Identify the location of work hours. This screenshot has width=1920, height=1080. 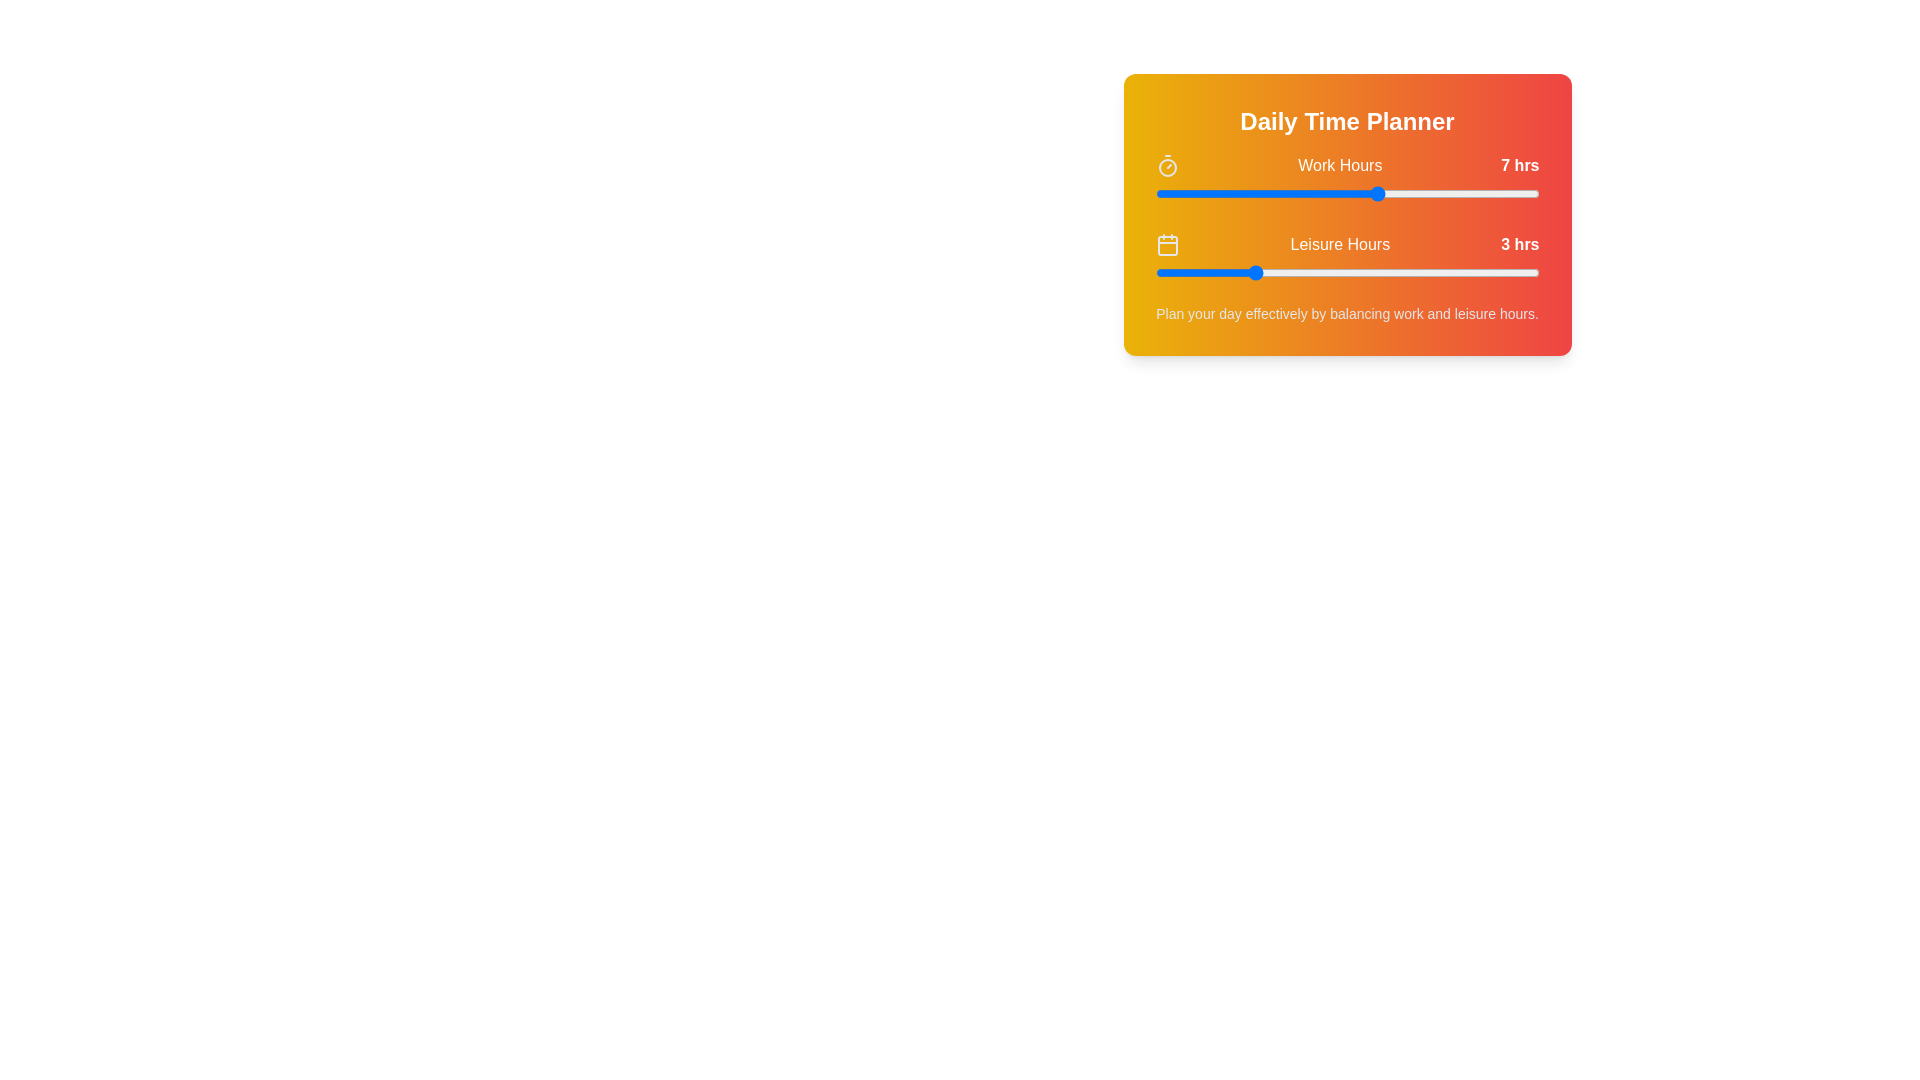
(1347, 193).